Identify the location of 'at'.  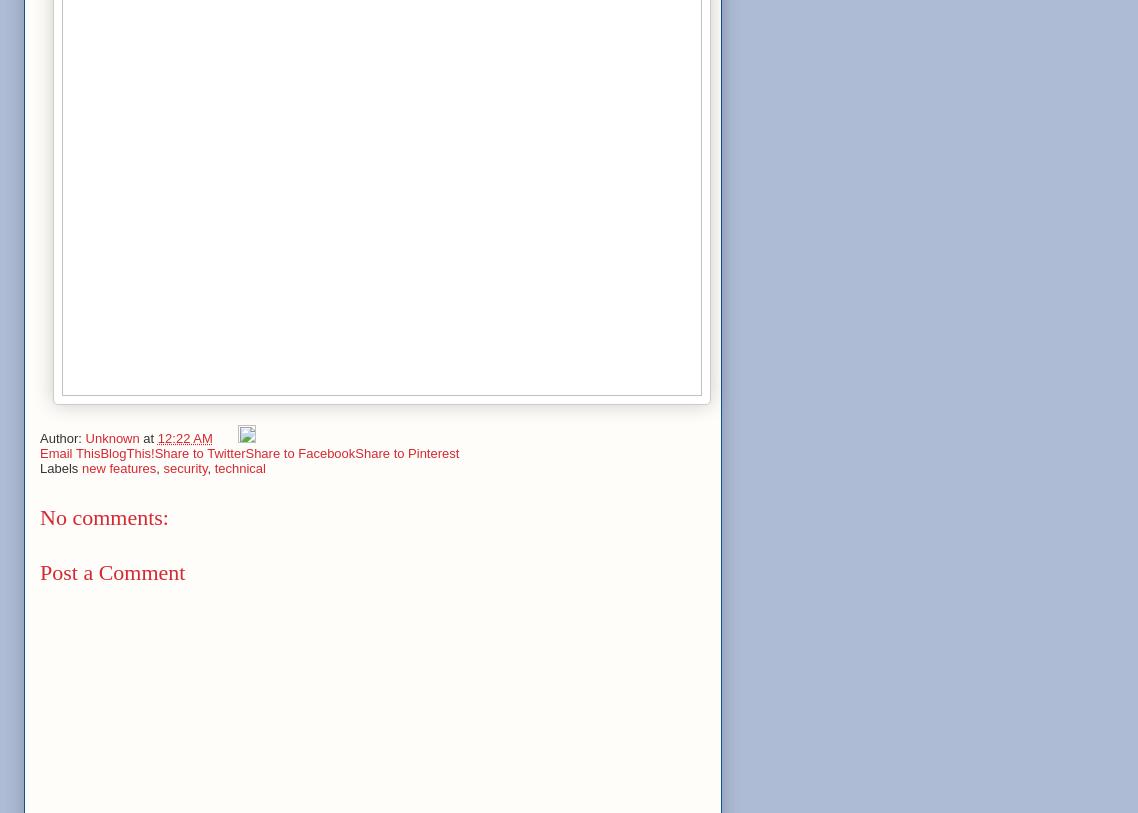
(149, 437).